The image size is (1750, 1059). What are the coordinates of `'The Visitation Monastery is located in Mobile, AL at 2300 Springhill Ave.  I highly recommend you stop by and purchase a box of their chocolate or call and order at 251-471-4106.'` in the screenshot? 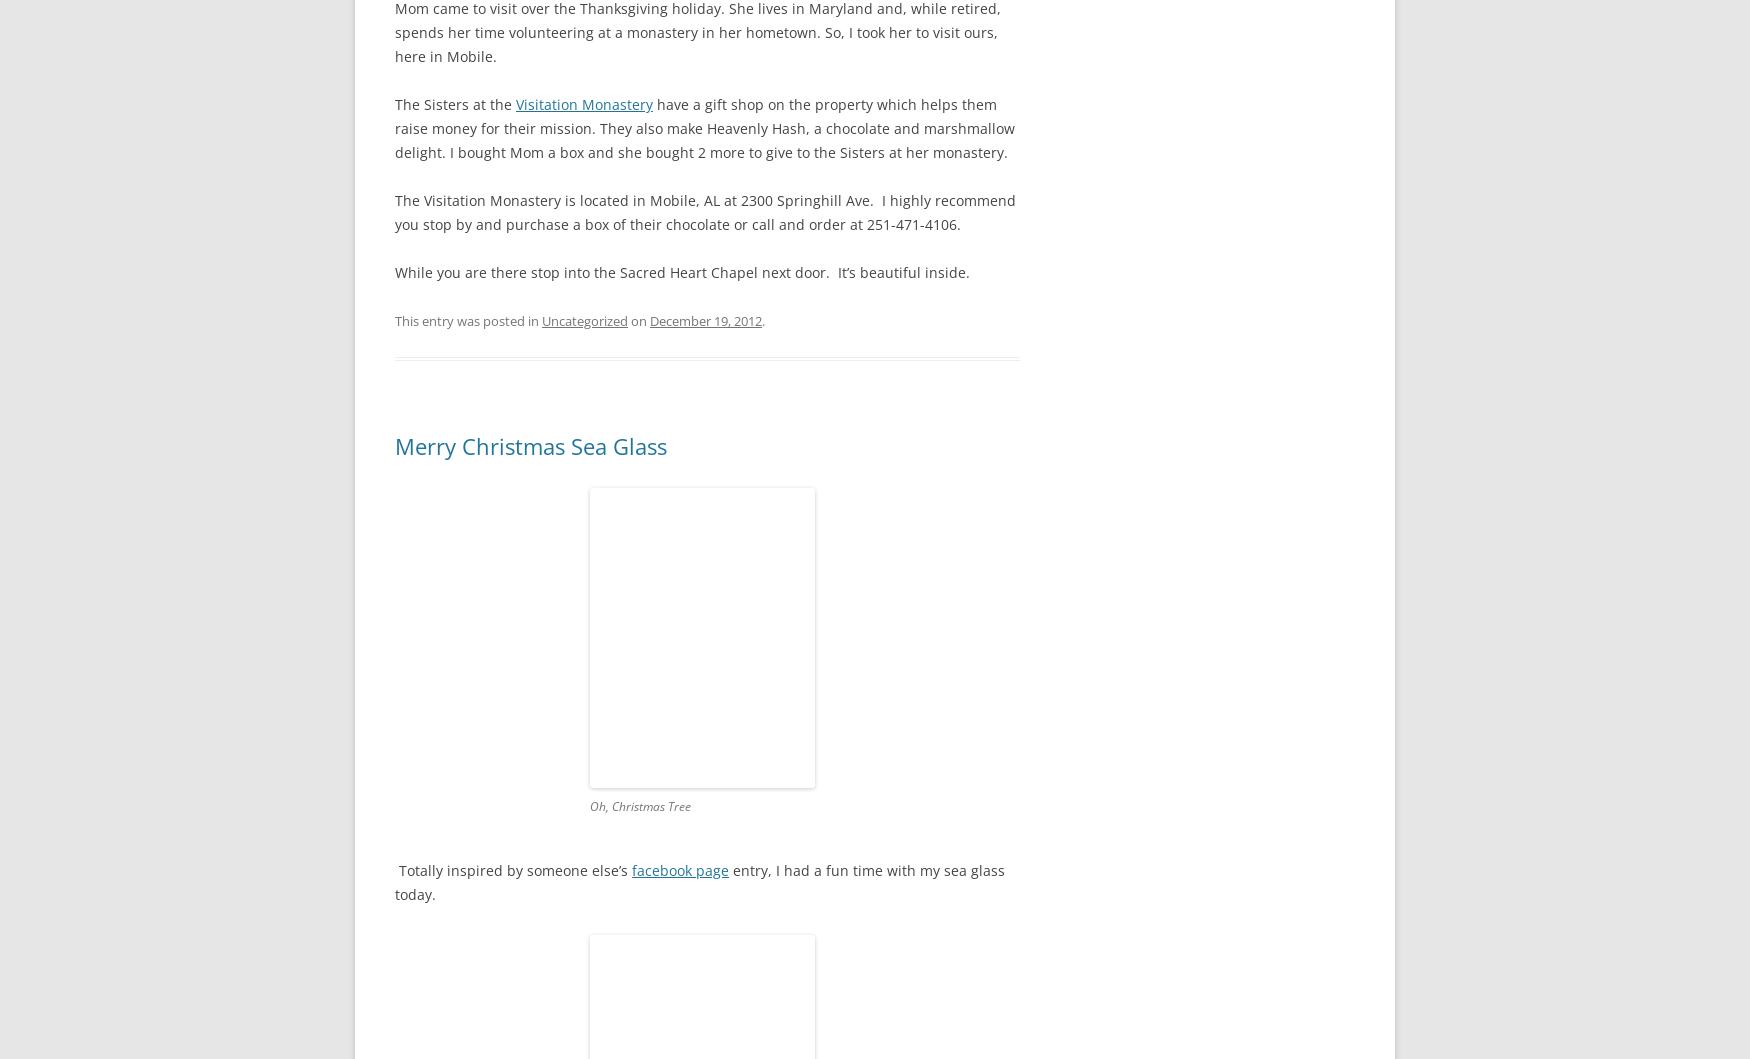 It's located at (705, 212).